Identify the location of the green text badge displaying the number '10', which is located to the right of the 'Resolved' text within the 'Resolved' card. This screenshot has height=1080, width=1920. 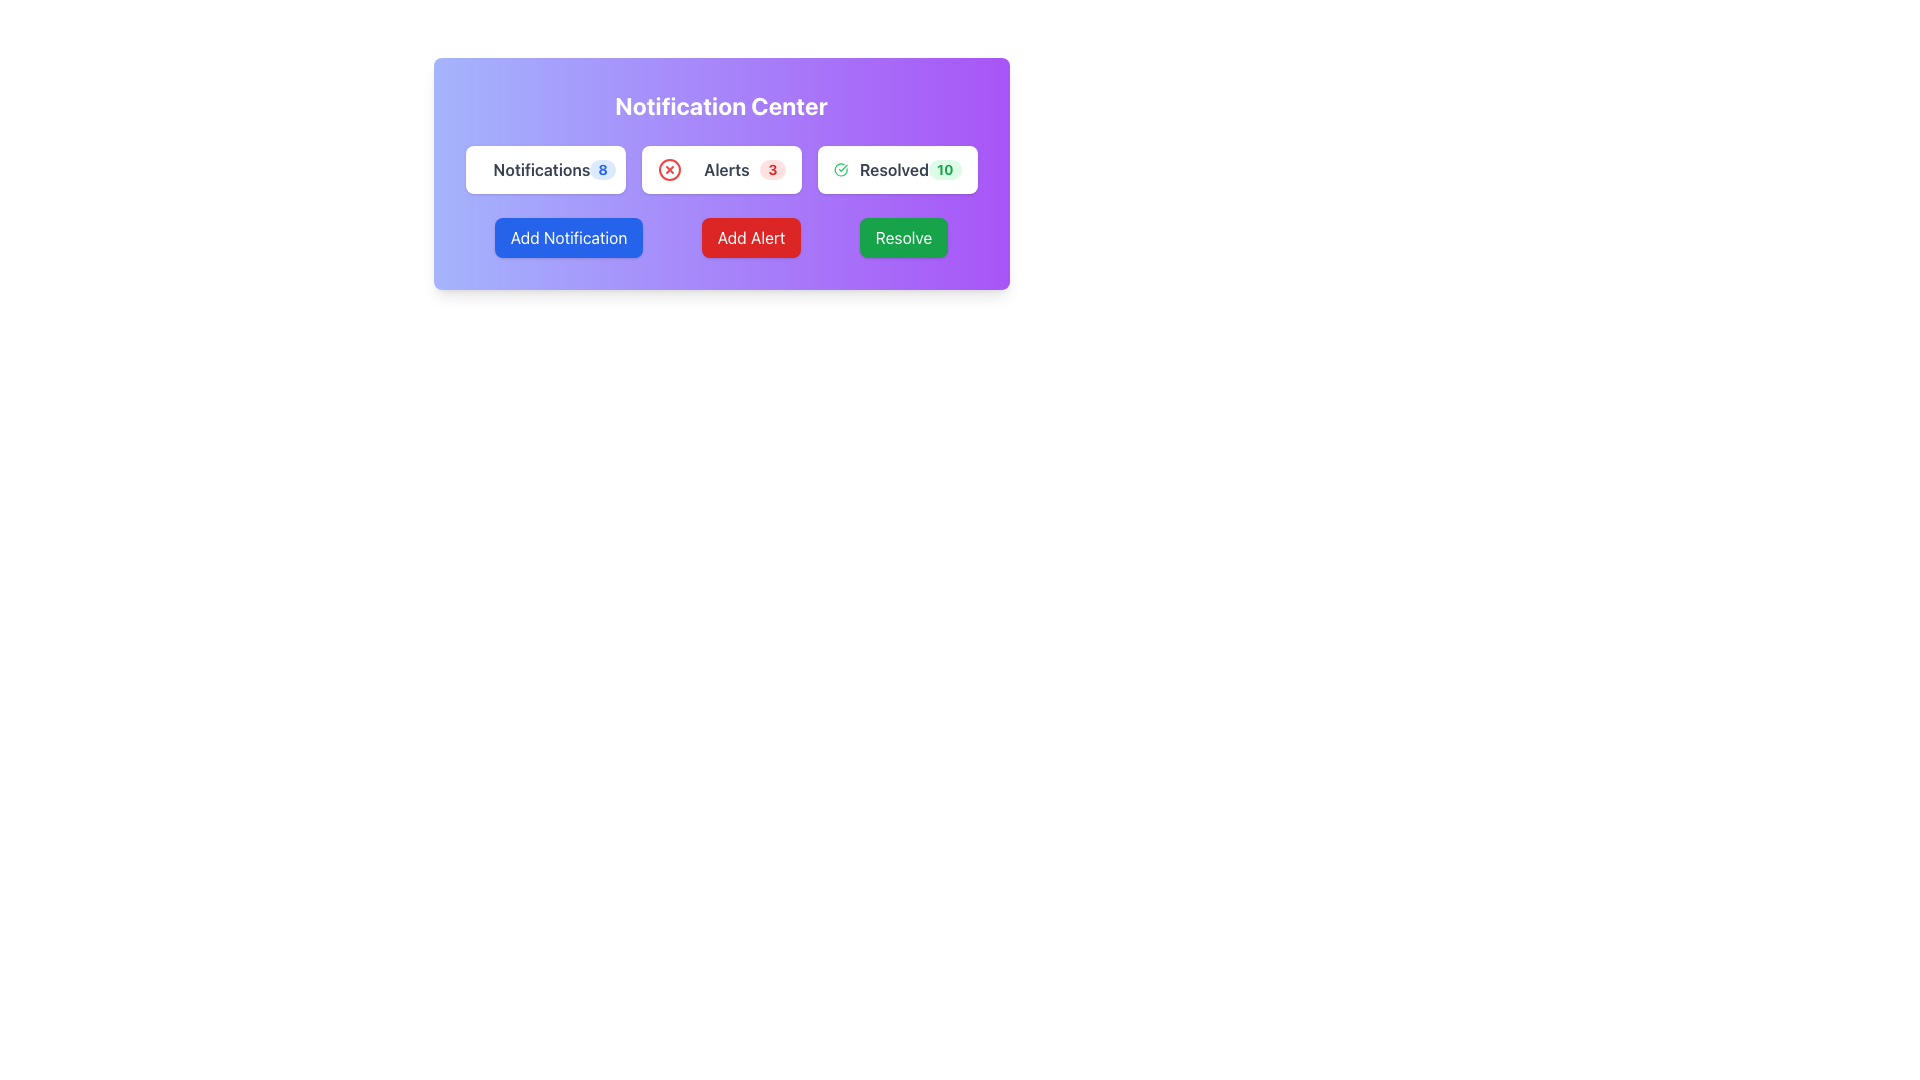
(944, 168).